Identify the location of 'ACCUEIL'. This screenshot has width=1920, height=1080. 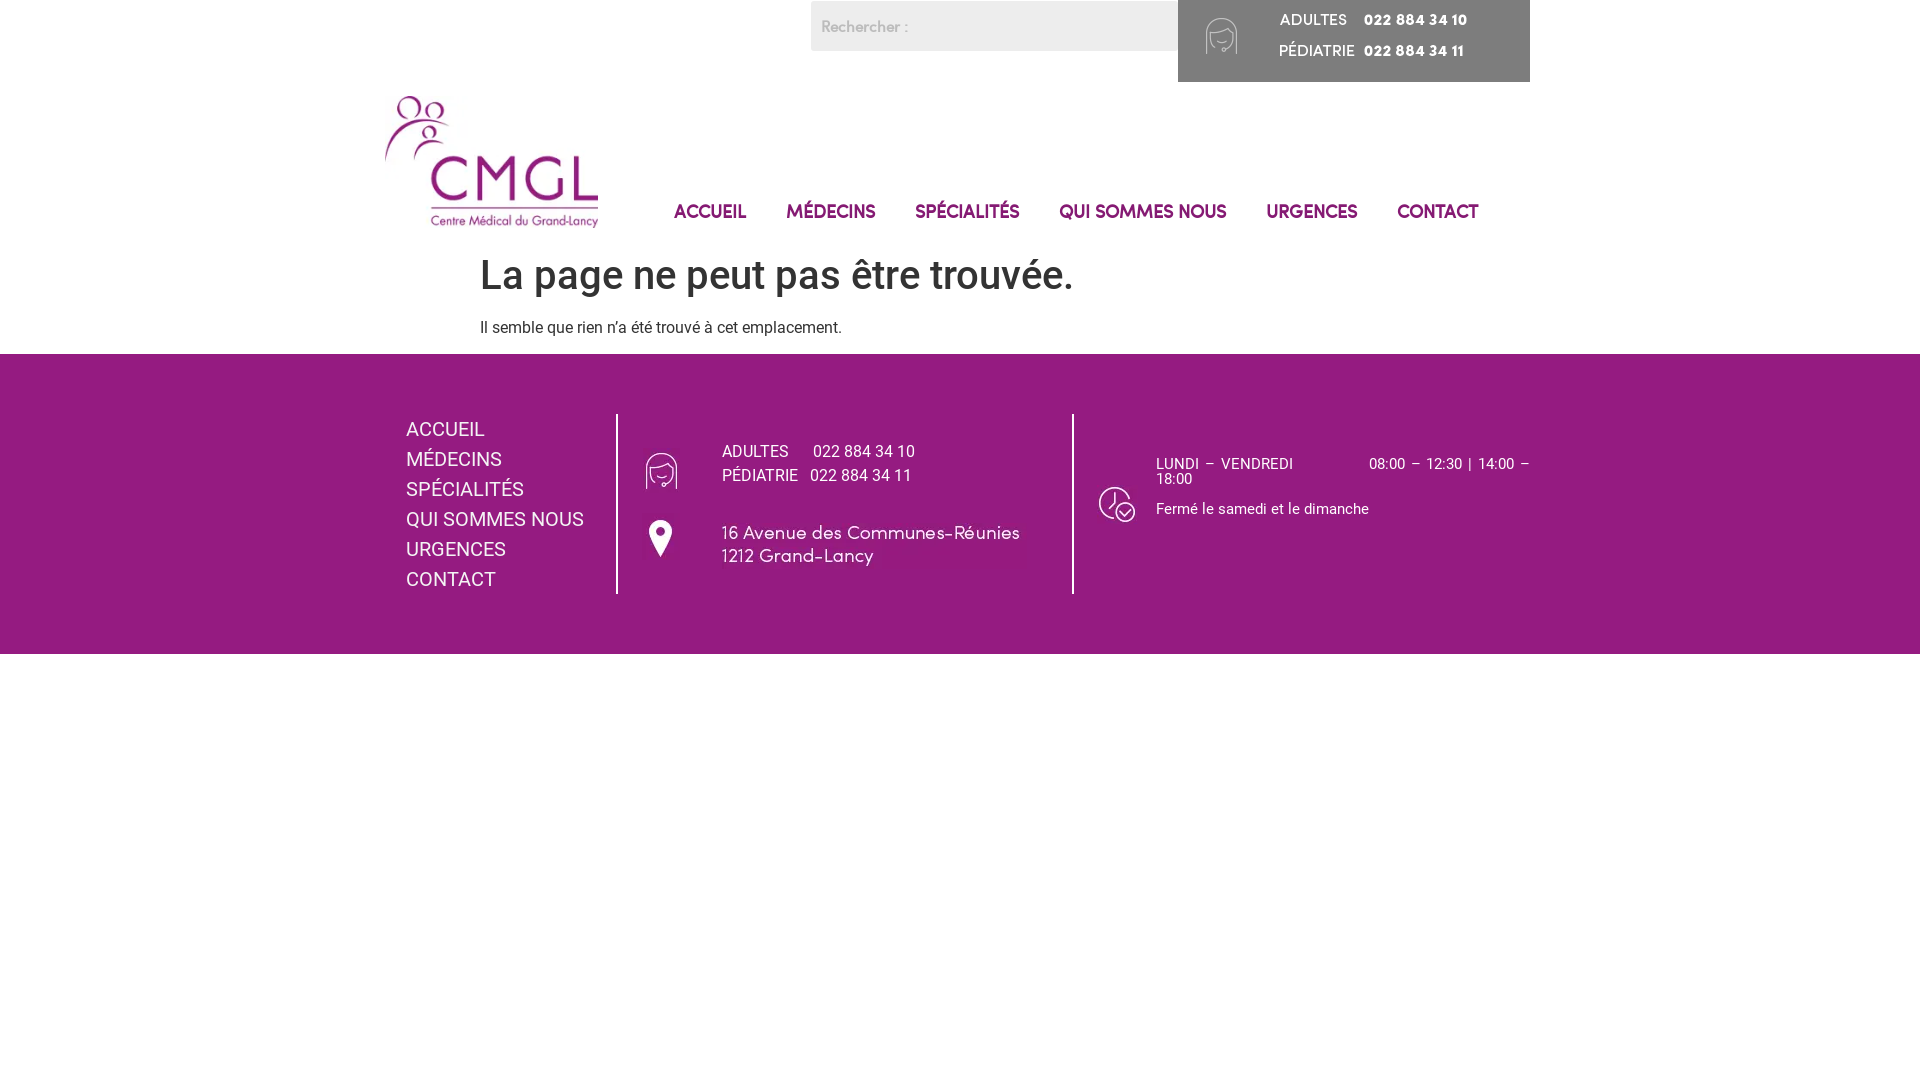
(710, 211).